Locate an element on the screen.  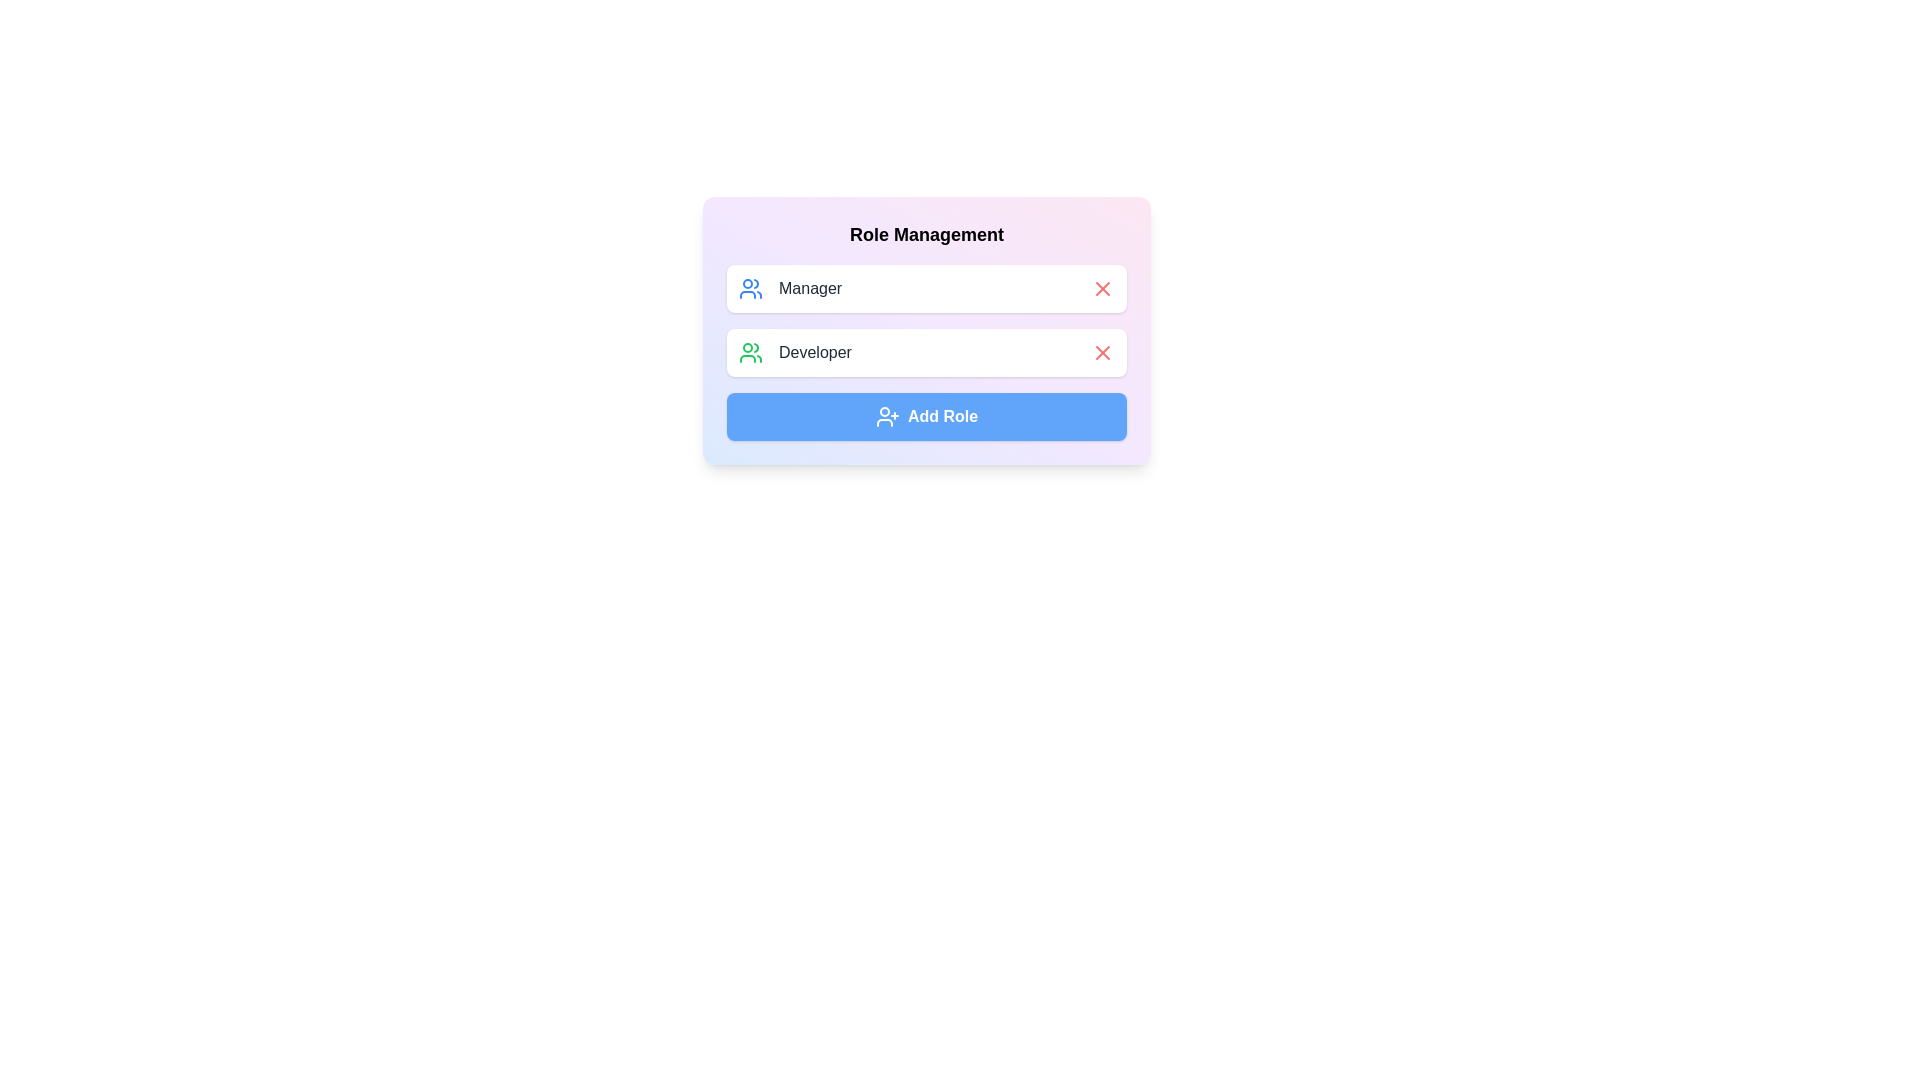
the 'X' button for Manager is located at coordinates (1102, 289).